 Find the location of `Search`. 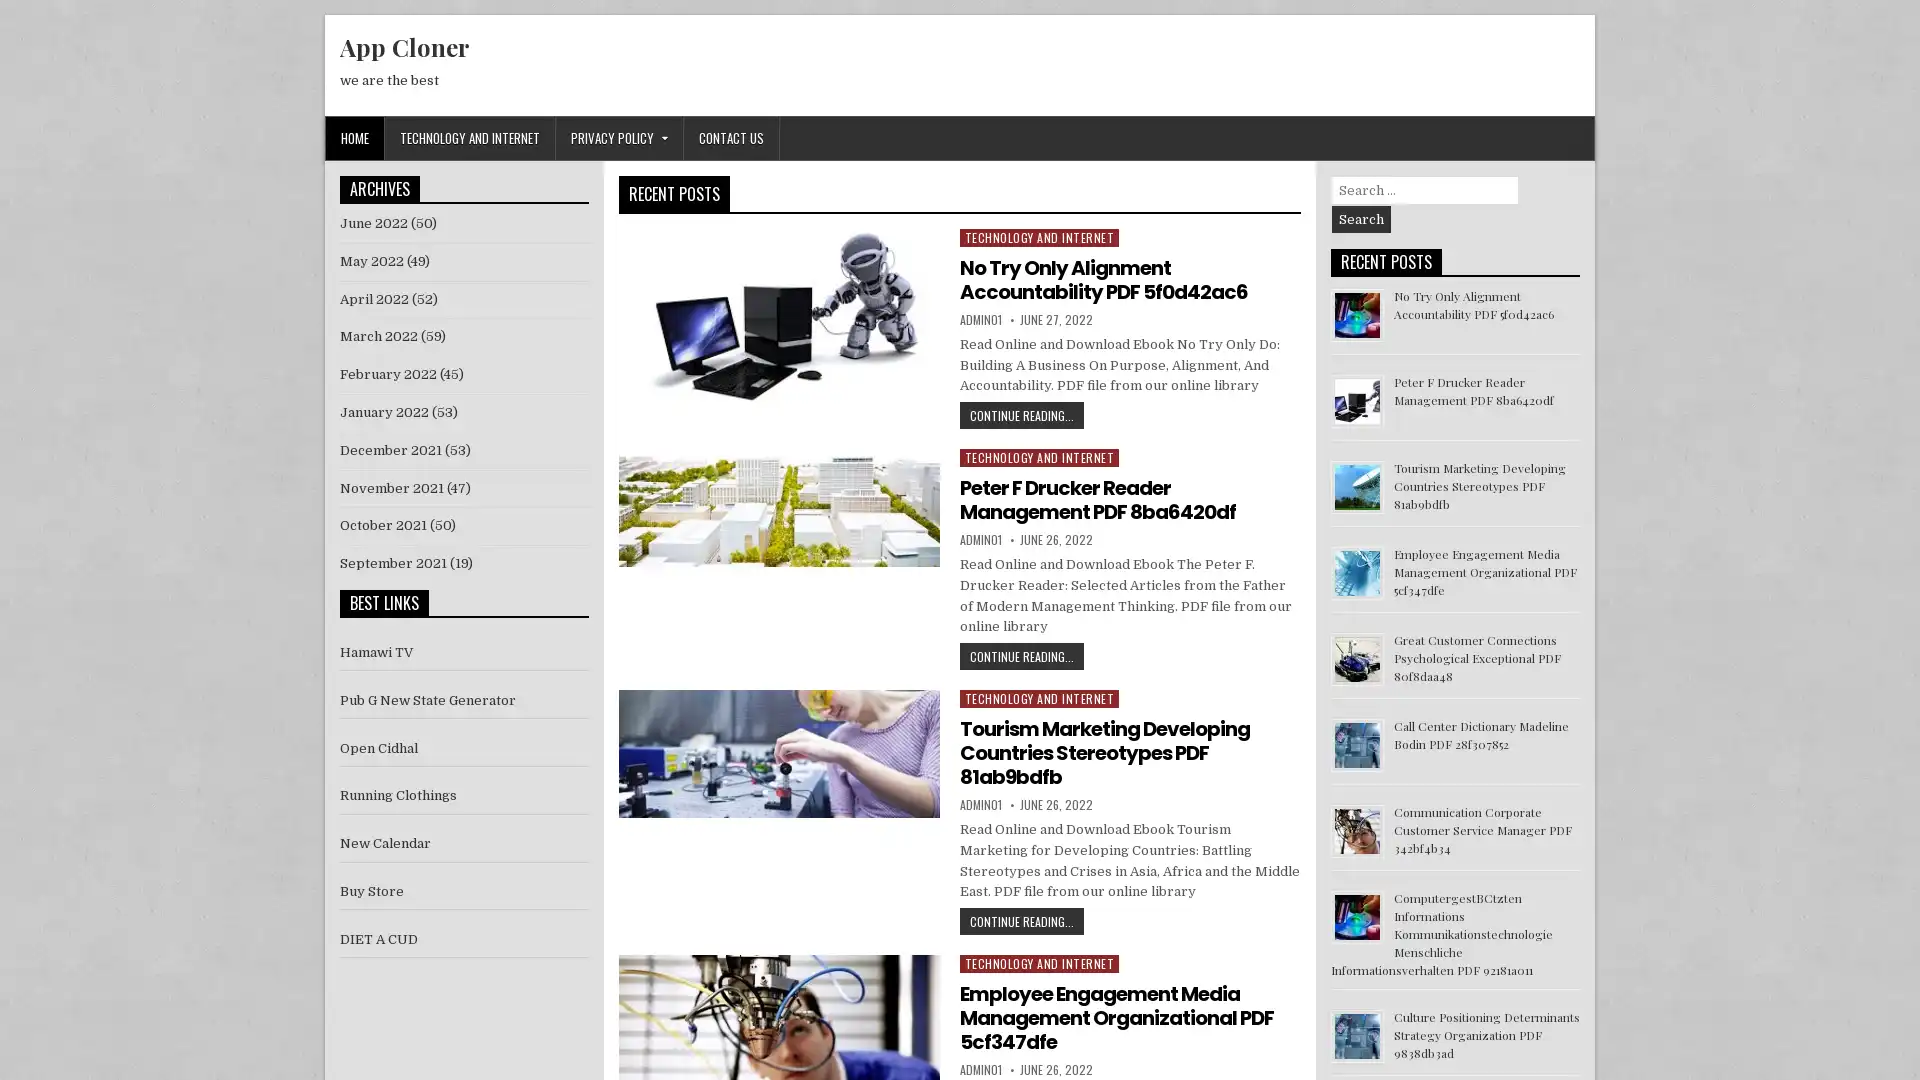

Search is located at coordinates (1360, 219).